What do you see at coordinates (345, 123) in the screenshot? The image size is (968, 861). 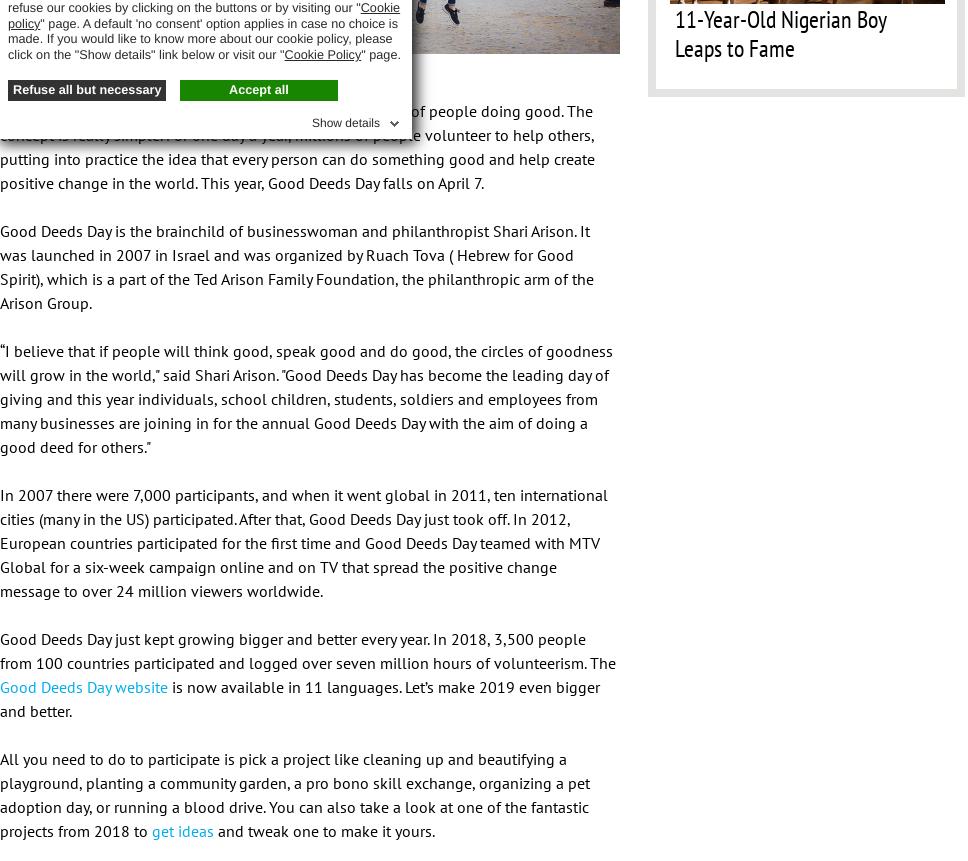 I see `'Show details'` at bounding box center [345, 123].